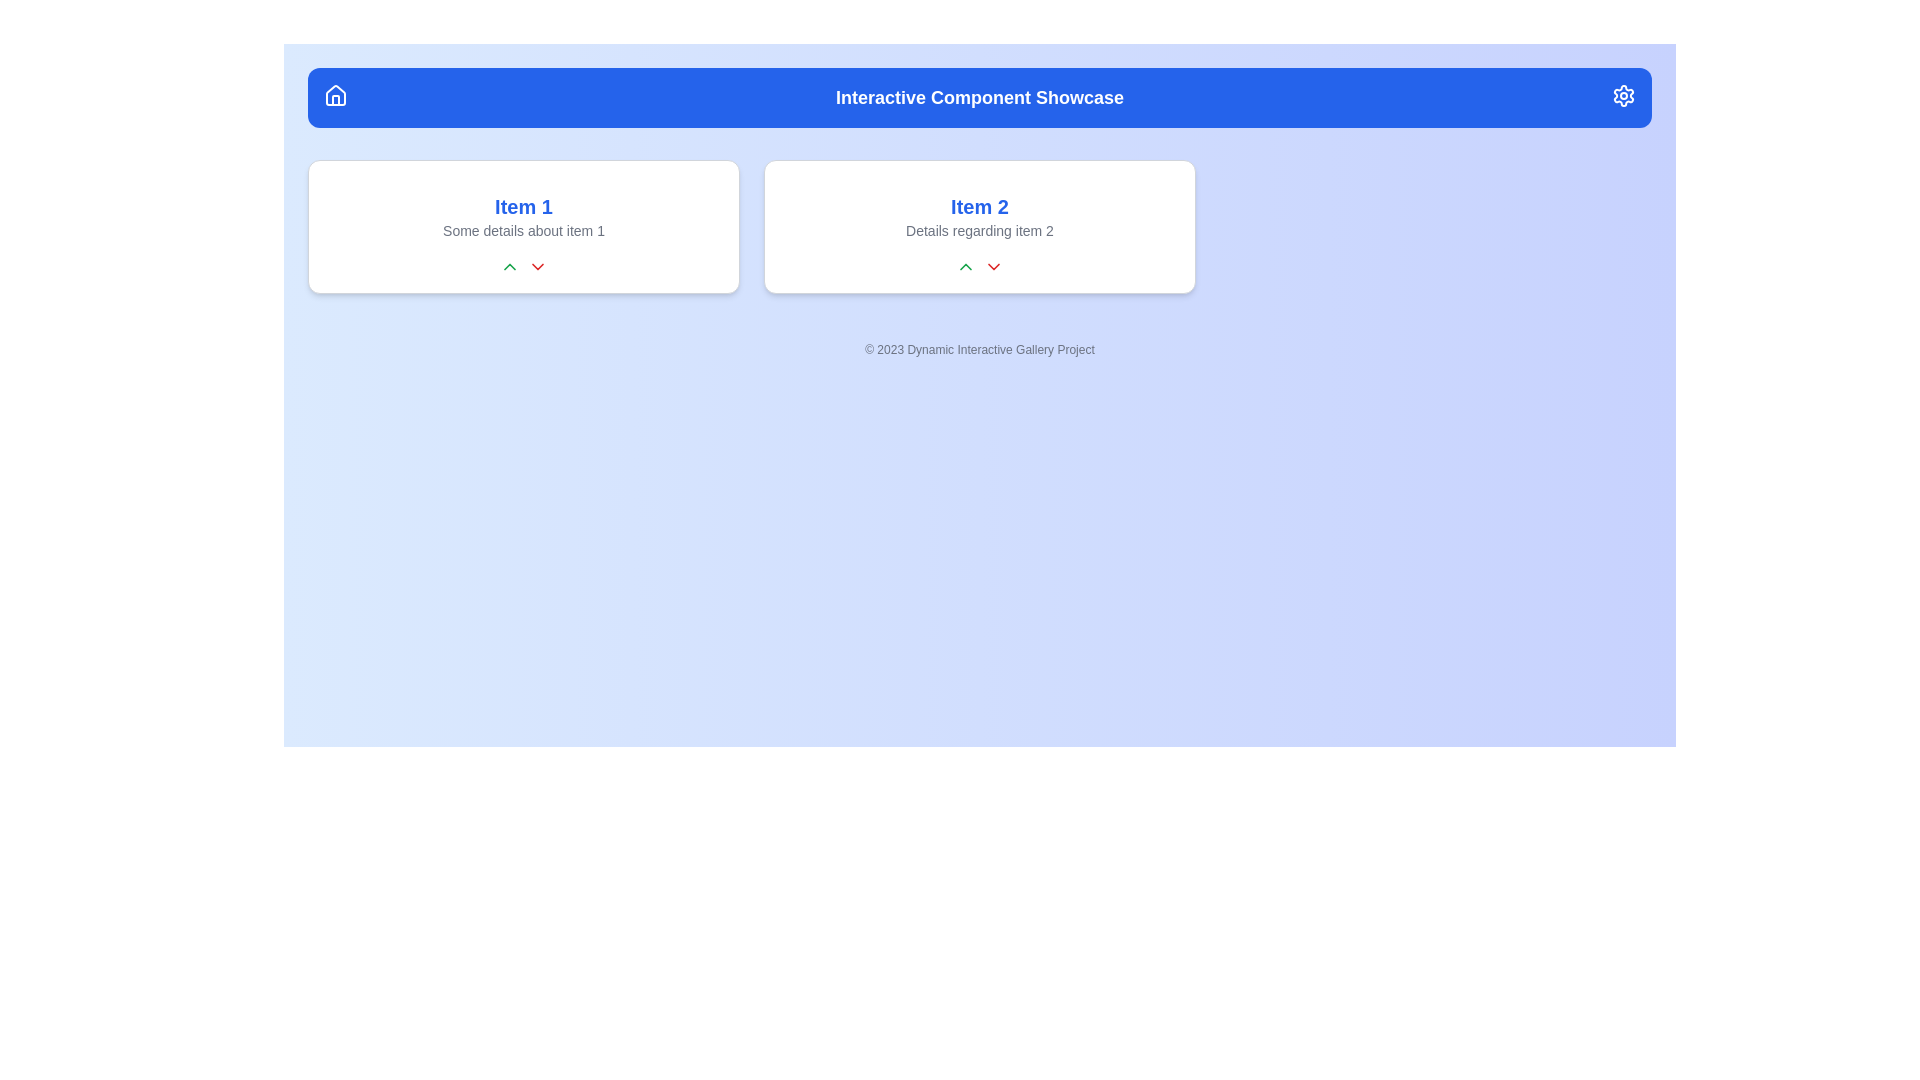 This screenshot has height=1080, width=1920. Describe the element at coordinates (979, 216) in the screenshot. I see `displayed text from the text display element that shows 'Item 2' in bold blue text and 'Details regarding item 2' in smaller gray text, located in the second white card panel under the blue header bar` at that location.